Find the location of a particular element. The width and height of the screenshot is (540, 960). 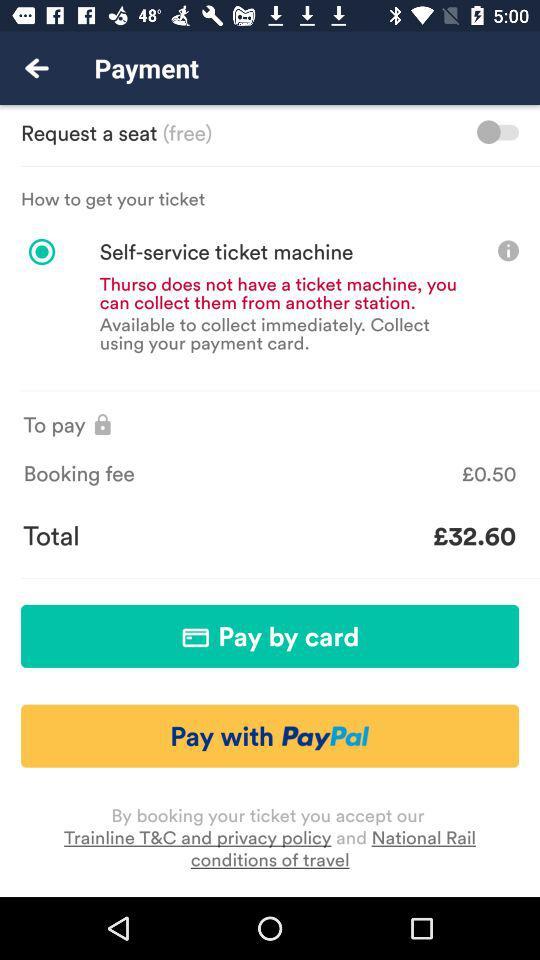

show info is located at coordinates (508, 249).